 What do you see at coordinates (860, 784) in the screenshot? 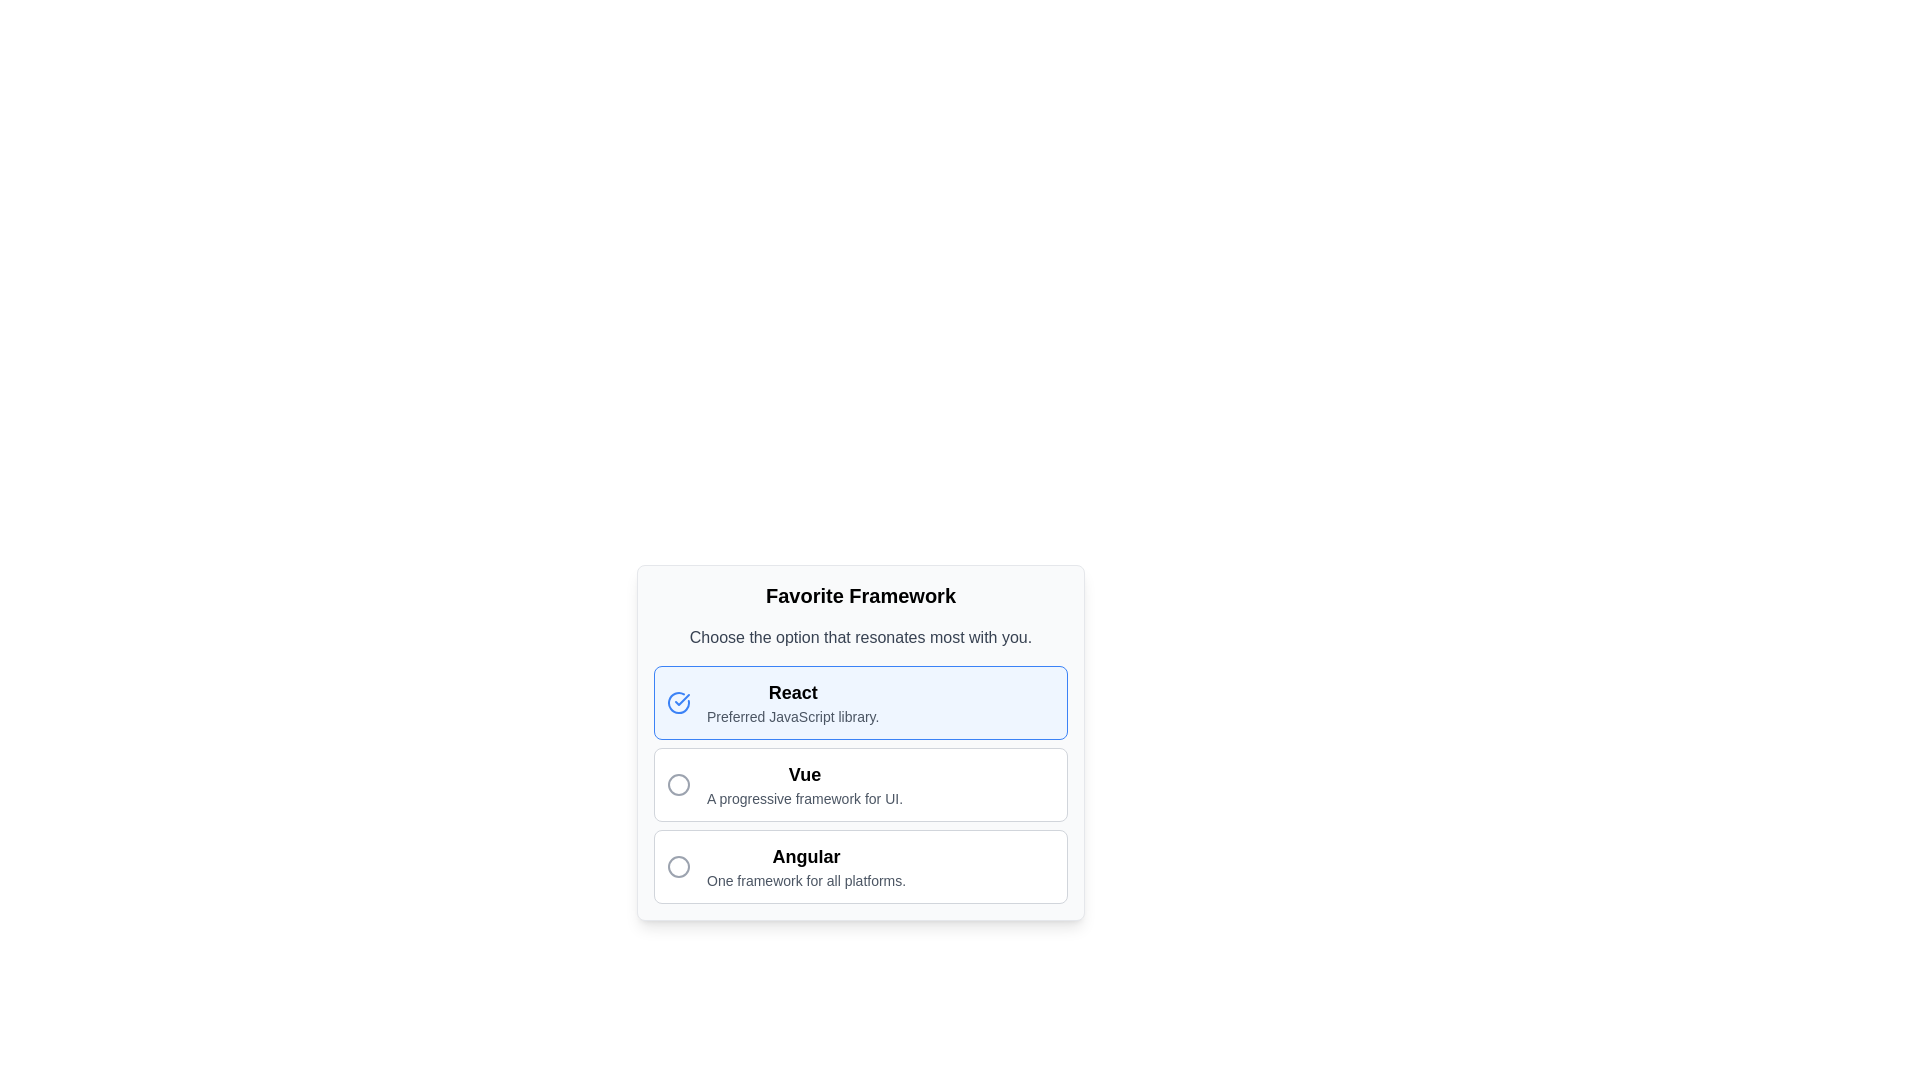
I see `the unselected radio button option labeled 'Vue'` at bounding box center [860, 784].